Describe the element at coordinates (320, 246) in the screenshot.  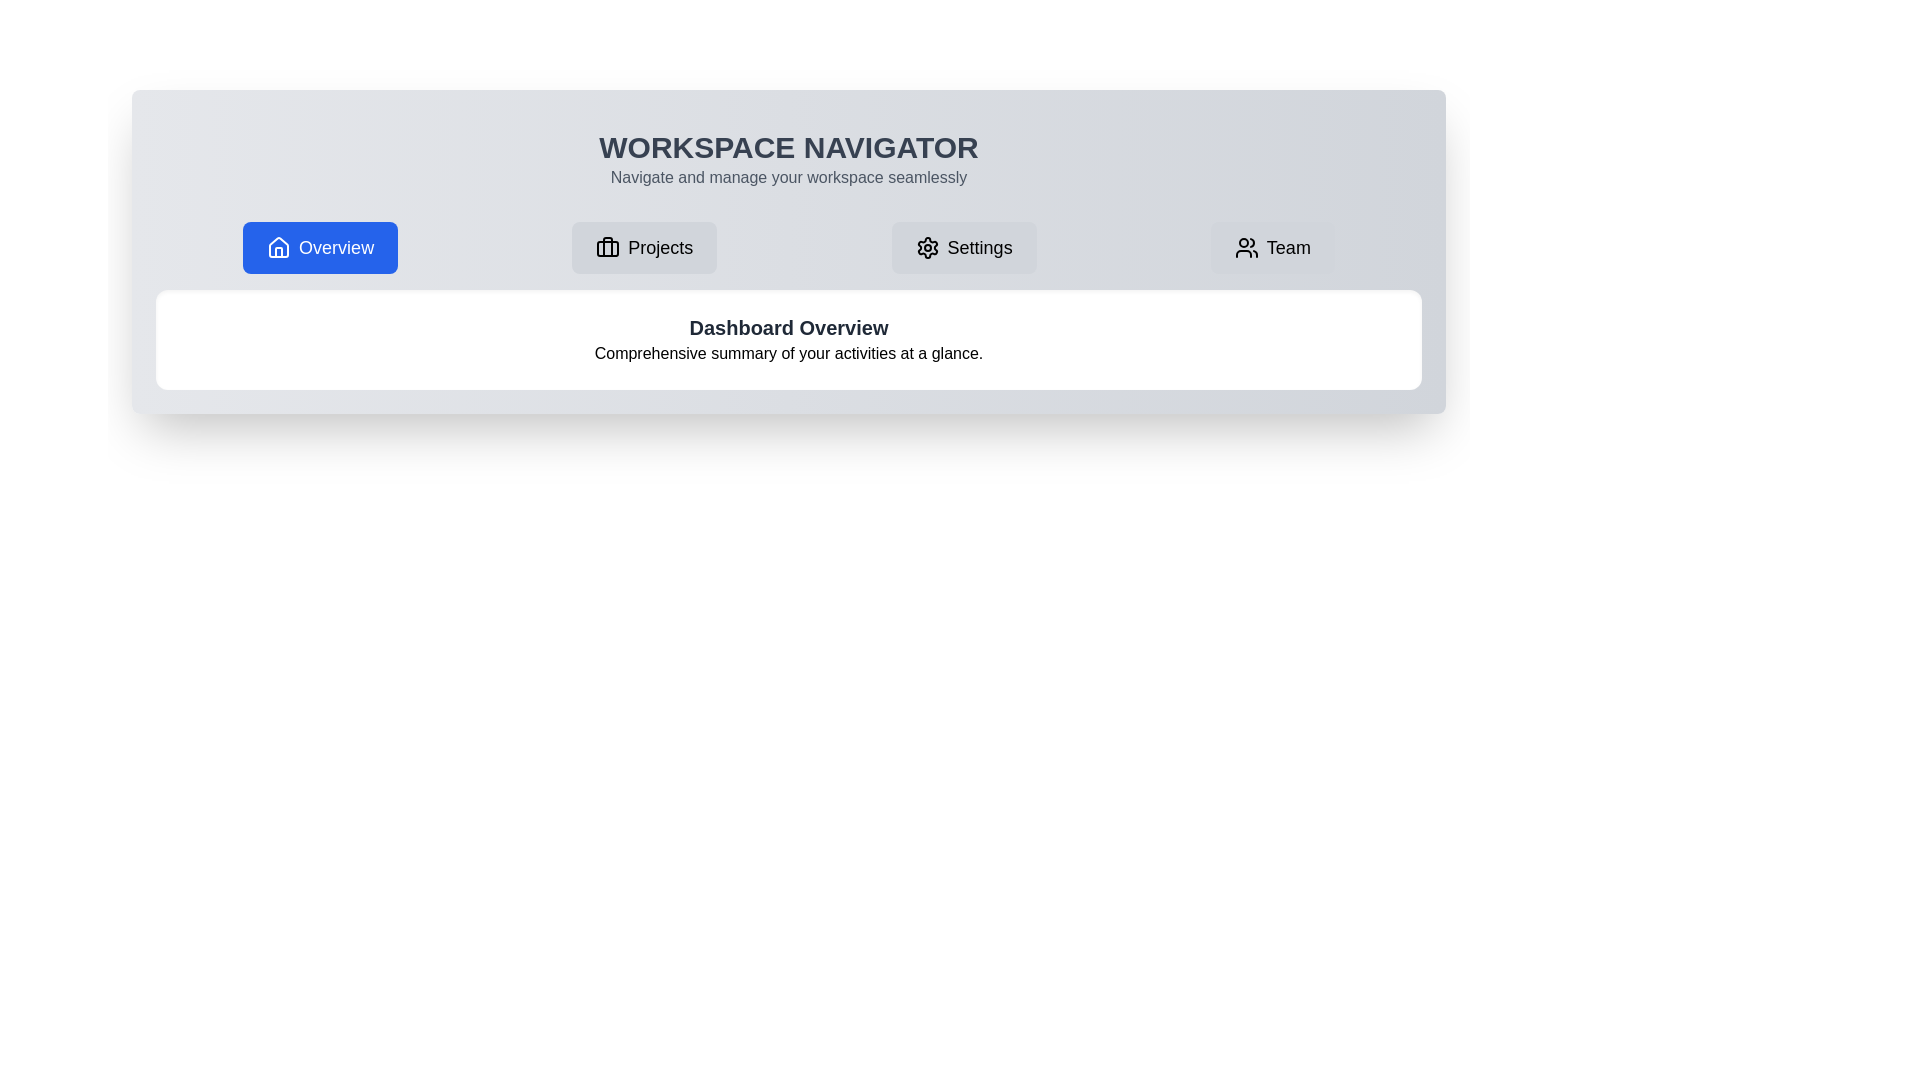
I see `the leftmost button in the navigation bar` at that location.